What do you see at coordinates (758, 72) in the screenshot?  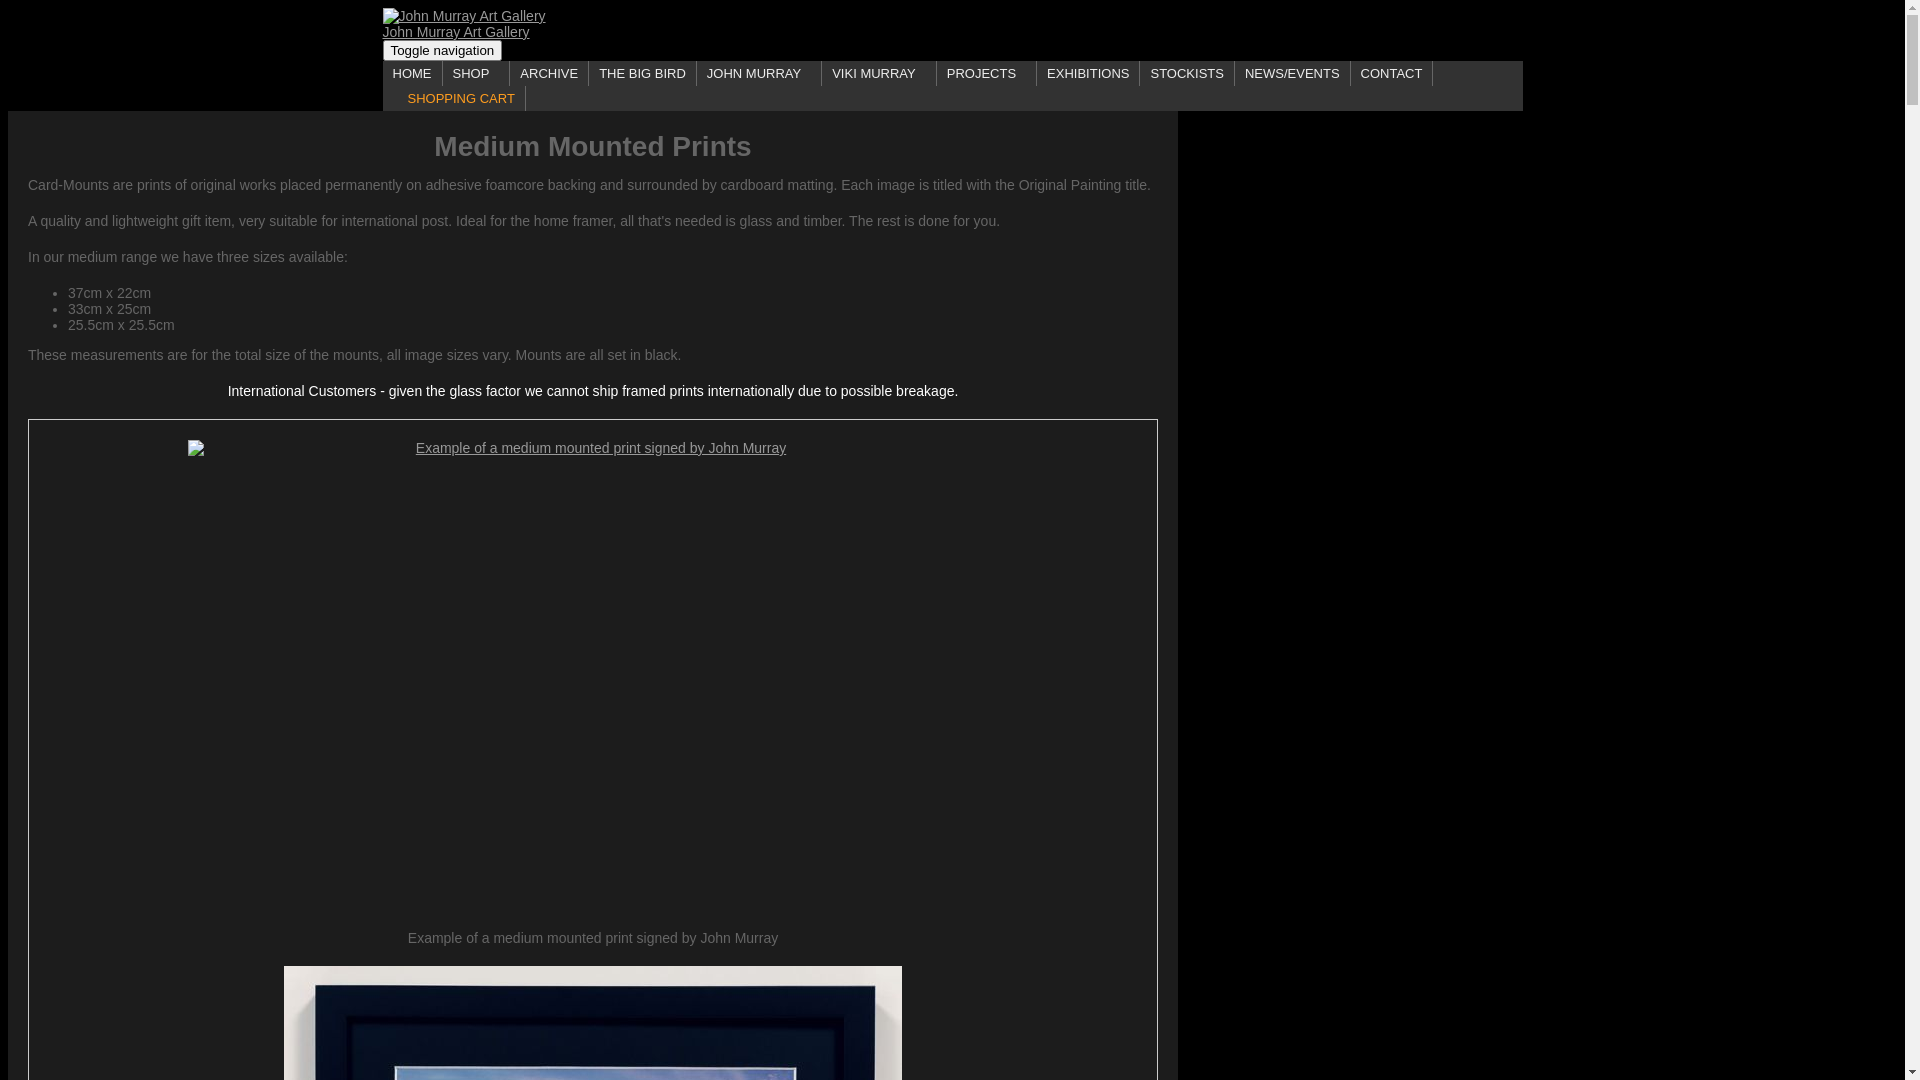 I see `'JOHN MURRAY'` at bounding box center [758, 72].